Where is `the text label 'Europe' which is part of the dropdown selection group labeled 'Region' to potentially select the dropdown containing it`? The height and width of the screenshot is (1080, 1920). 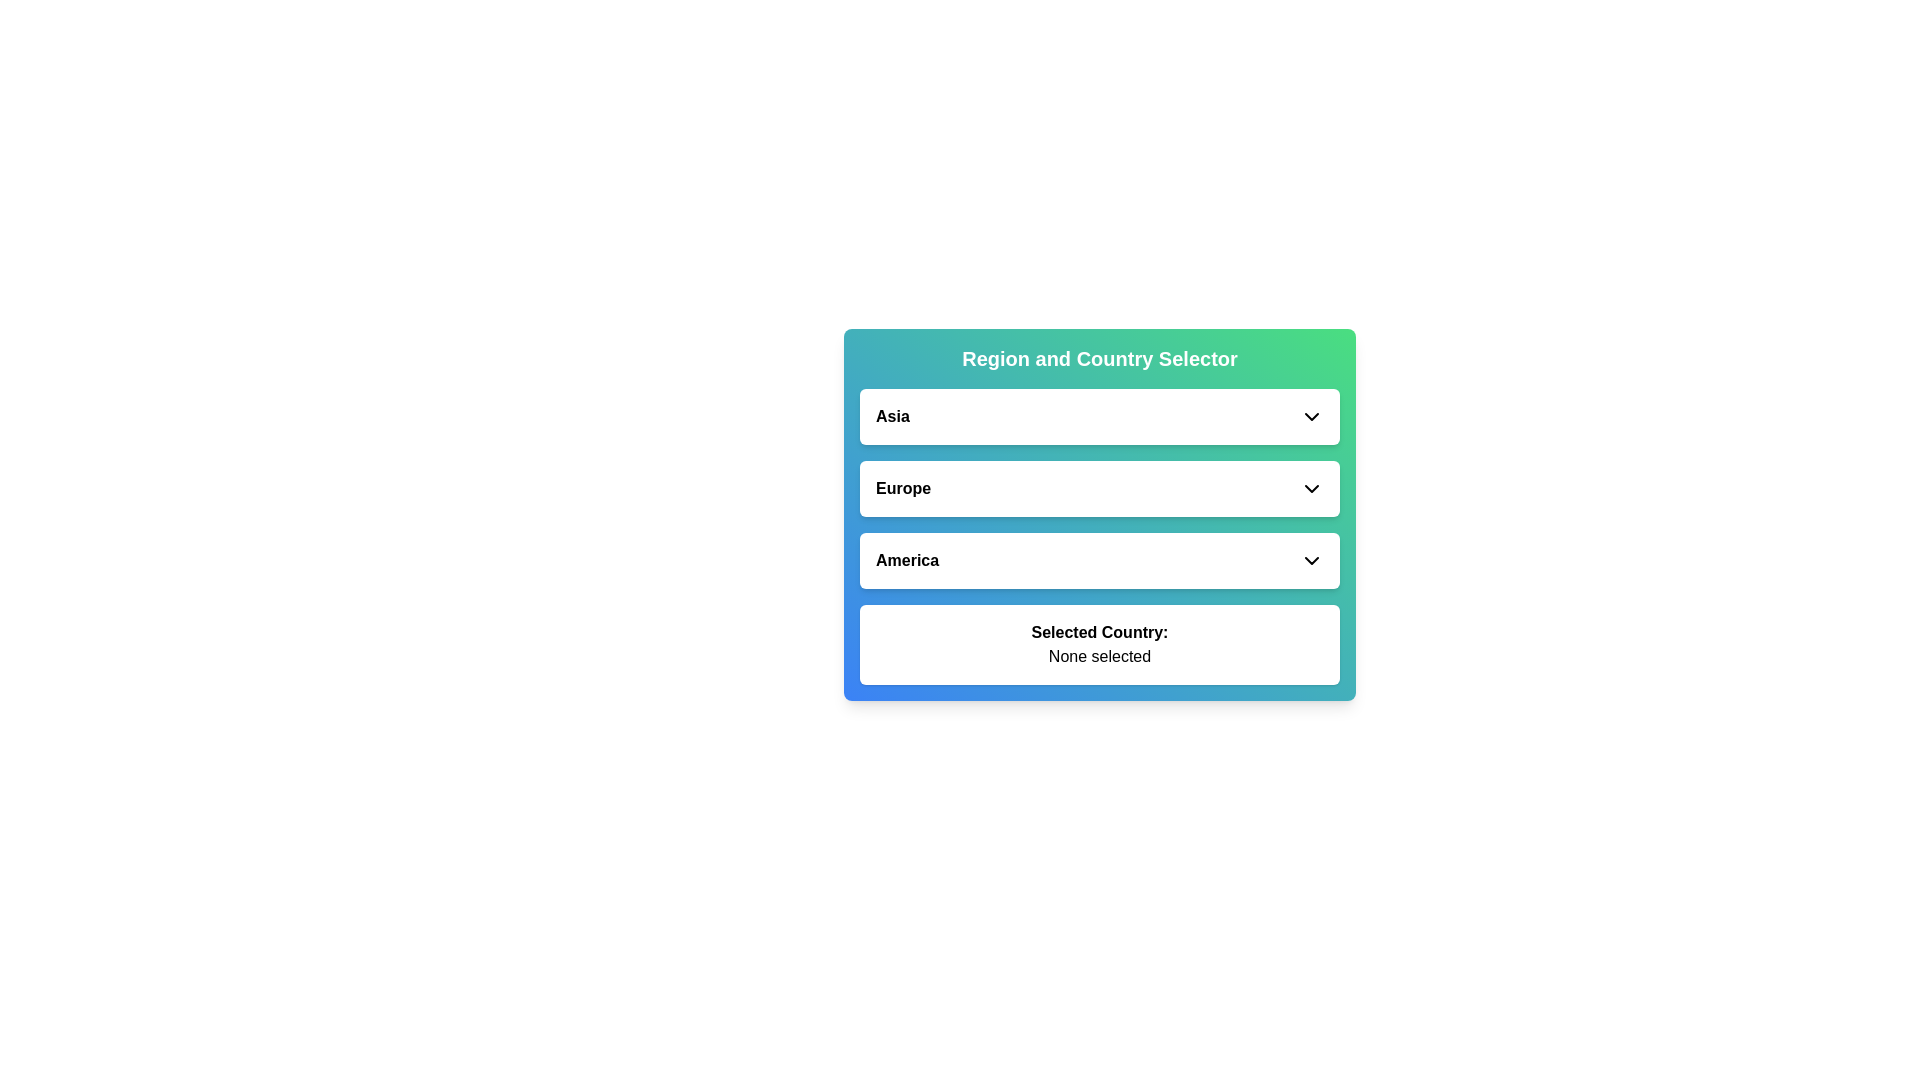
the text label 'Europe' which is part of the dropdown selection group labeled 'Region' to potentially select the dropdown containing it is located at coordinates (902, 489).